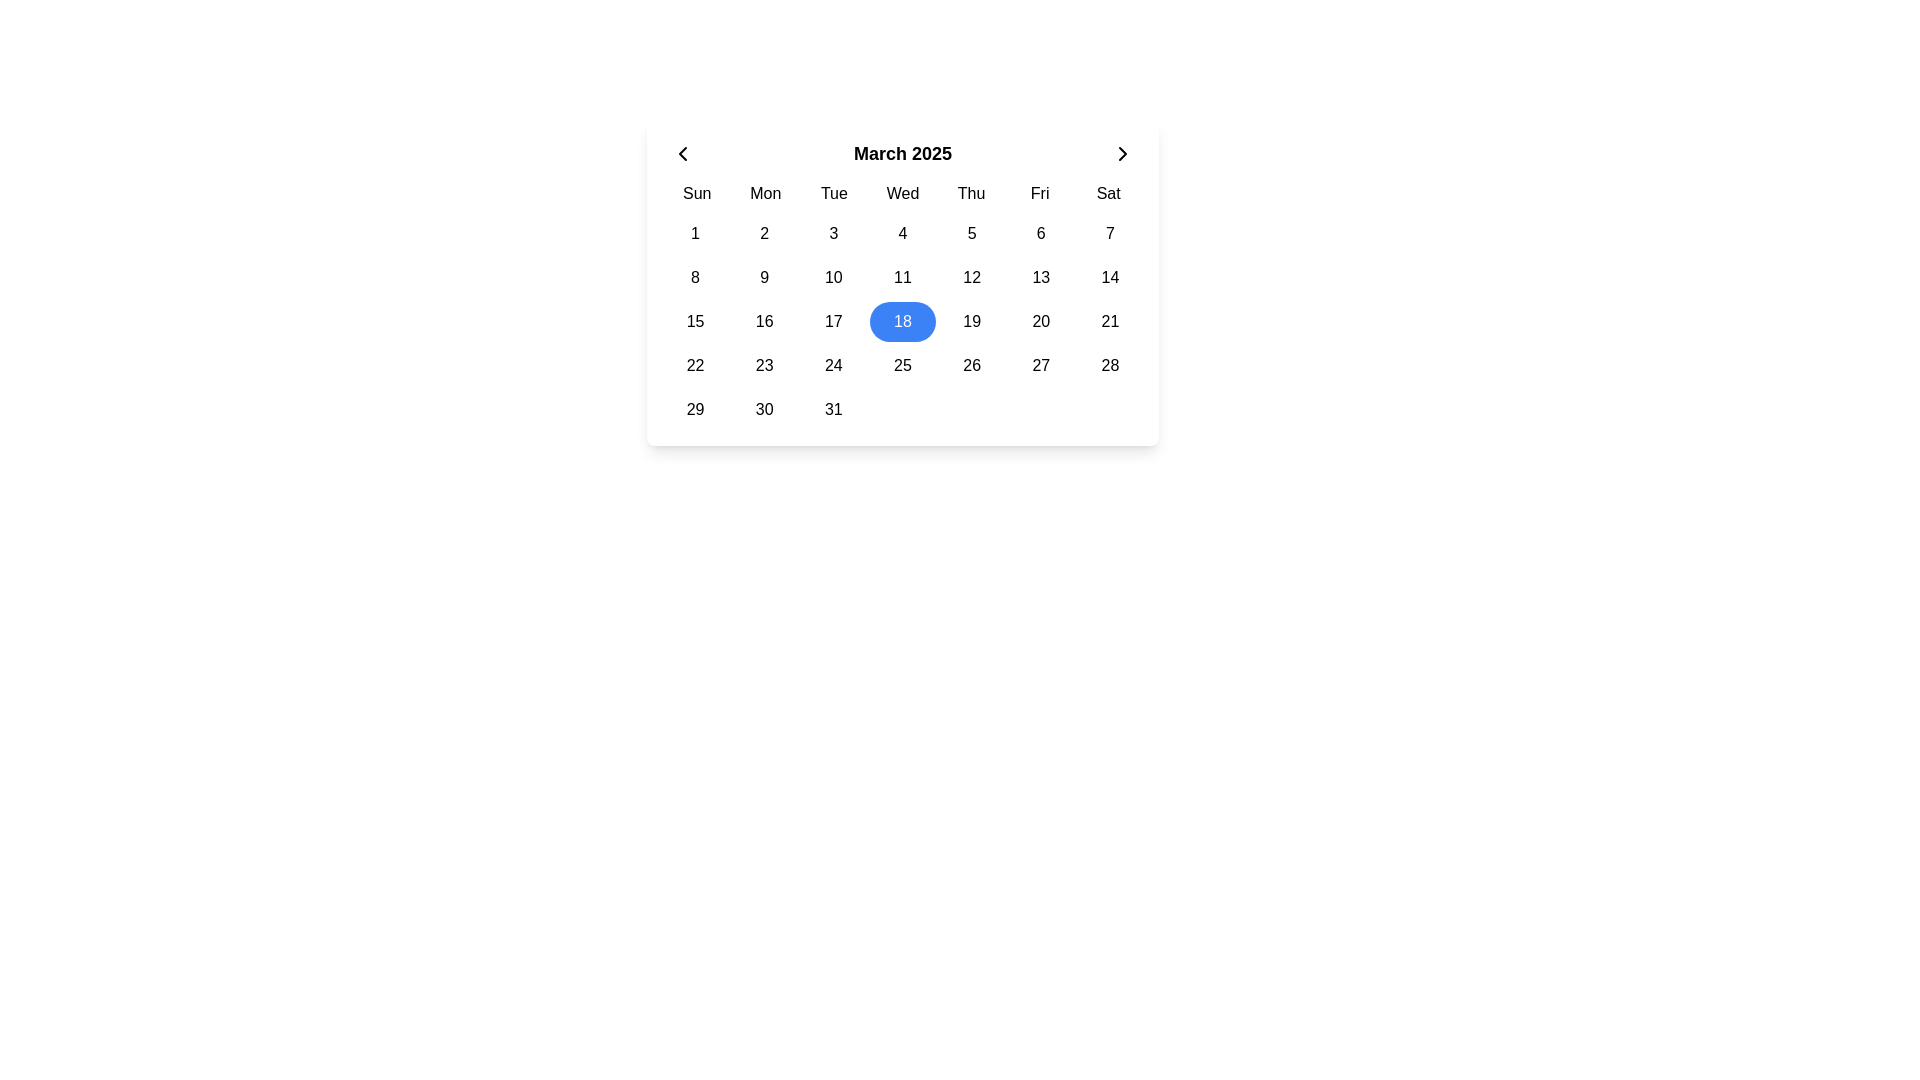  What do you see at coordinates (764, 193) in the screenshot?
I see `the static text label representing 'Mon', which is the second abbreviation in the row of weekdays in the calendar header` at bounding box center [764, 193].